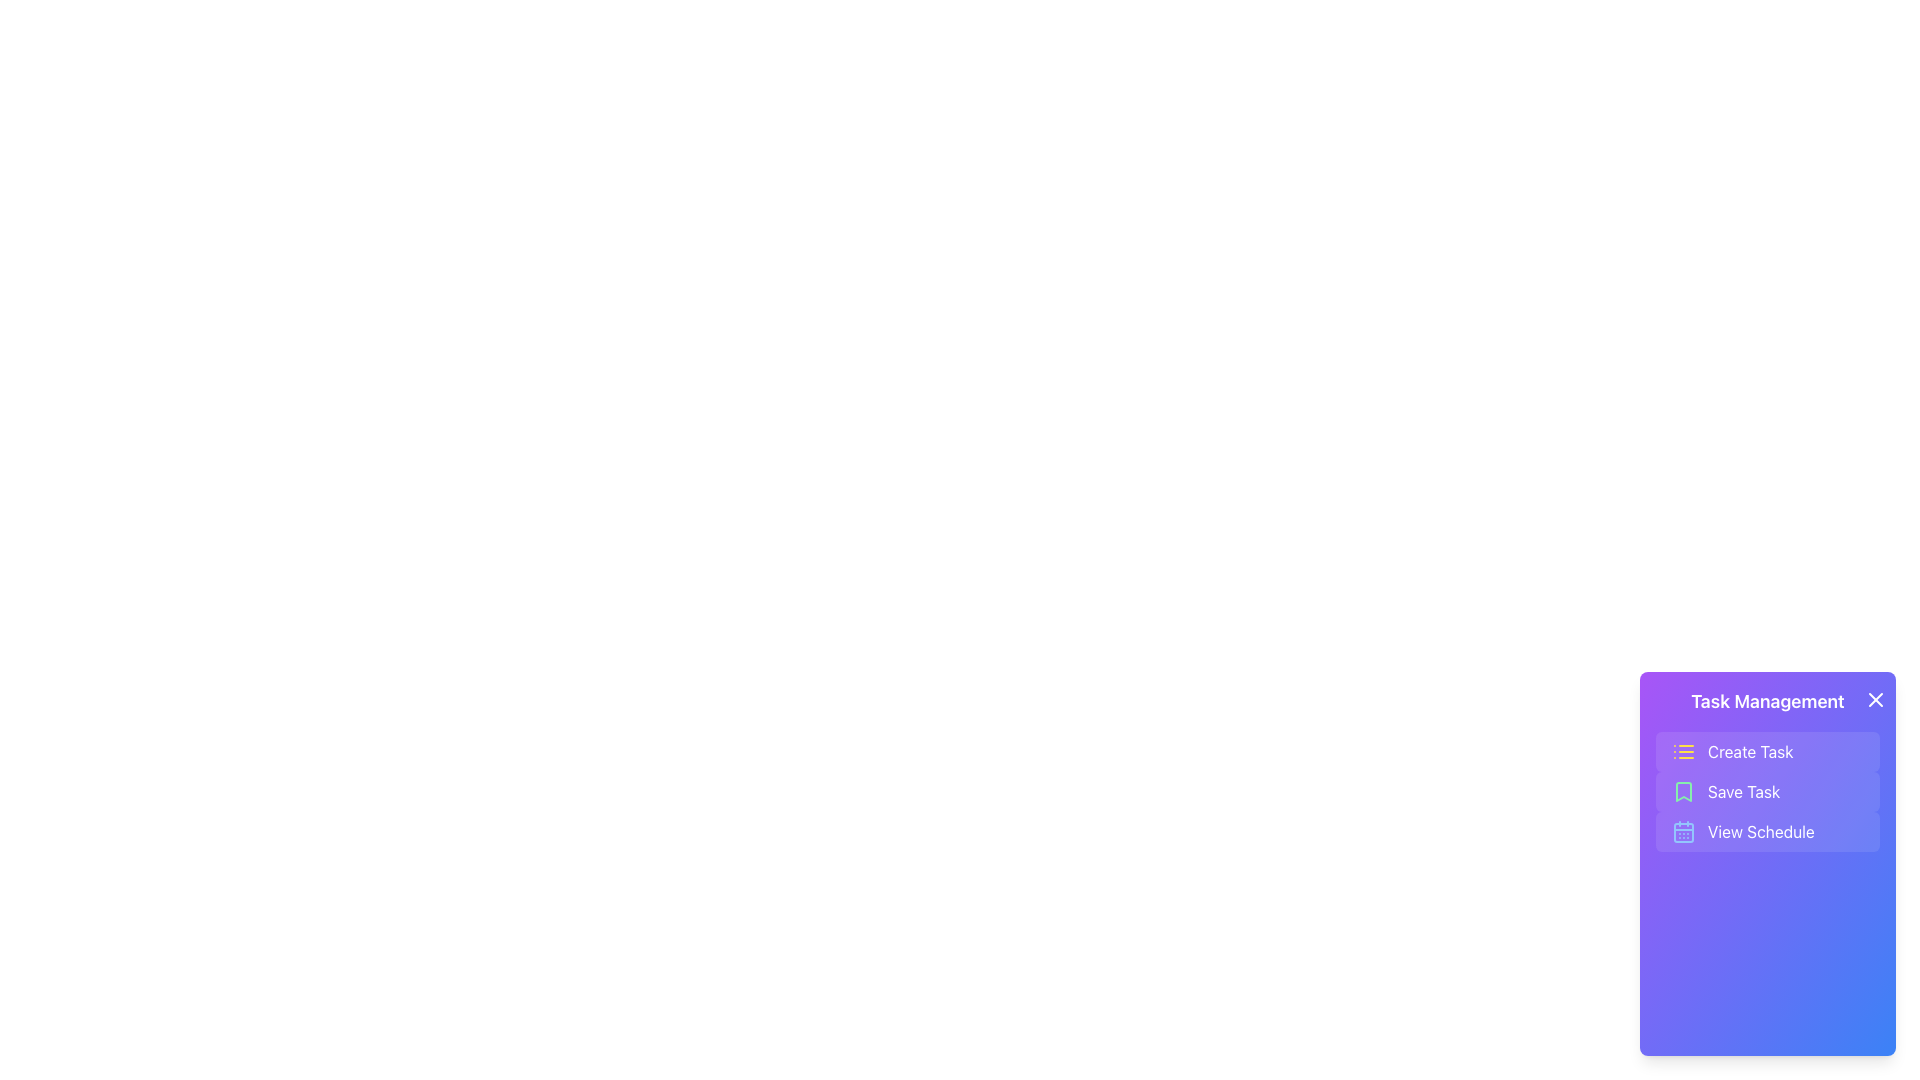 This screenshot has width=1920, height=1080. Describe the element at coordinates (1767, 769) in the screenshot. I see `the 'Save Task' button, which is the second interactive entry in the 'Task Management' panel` at that location.